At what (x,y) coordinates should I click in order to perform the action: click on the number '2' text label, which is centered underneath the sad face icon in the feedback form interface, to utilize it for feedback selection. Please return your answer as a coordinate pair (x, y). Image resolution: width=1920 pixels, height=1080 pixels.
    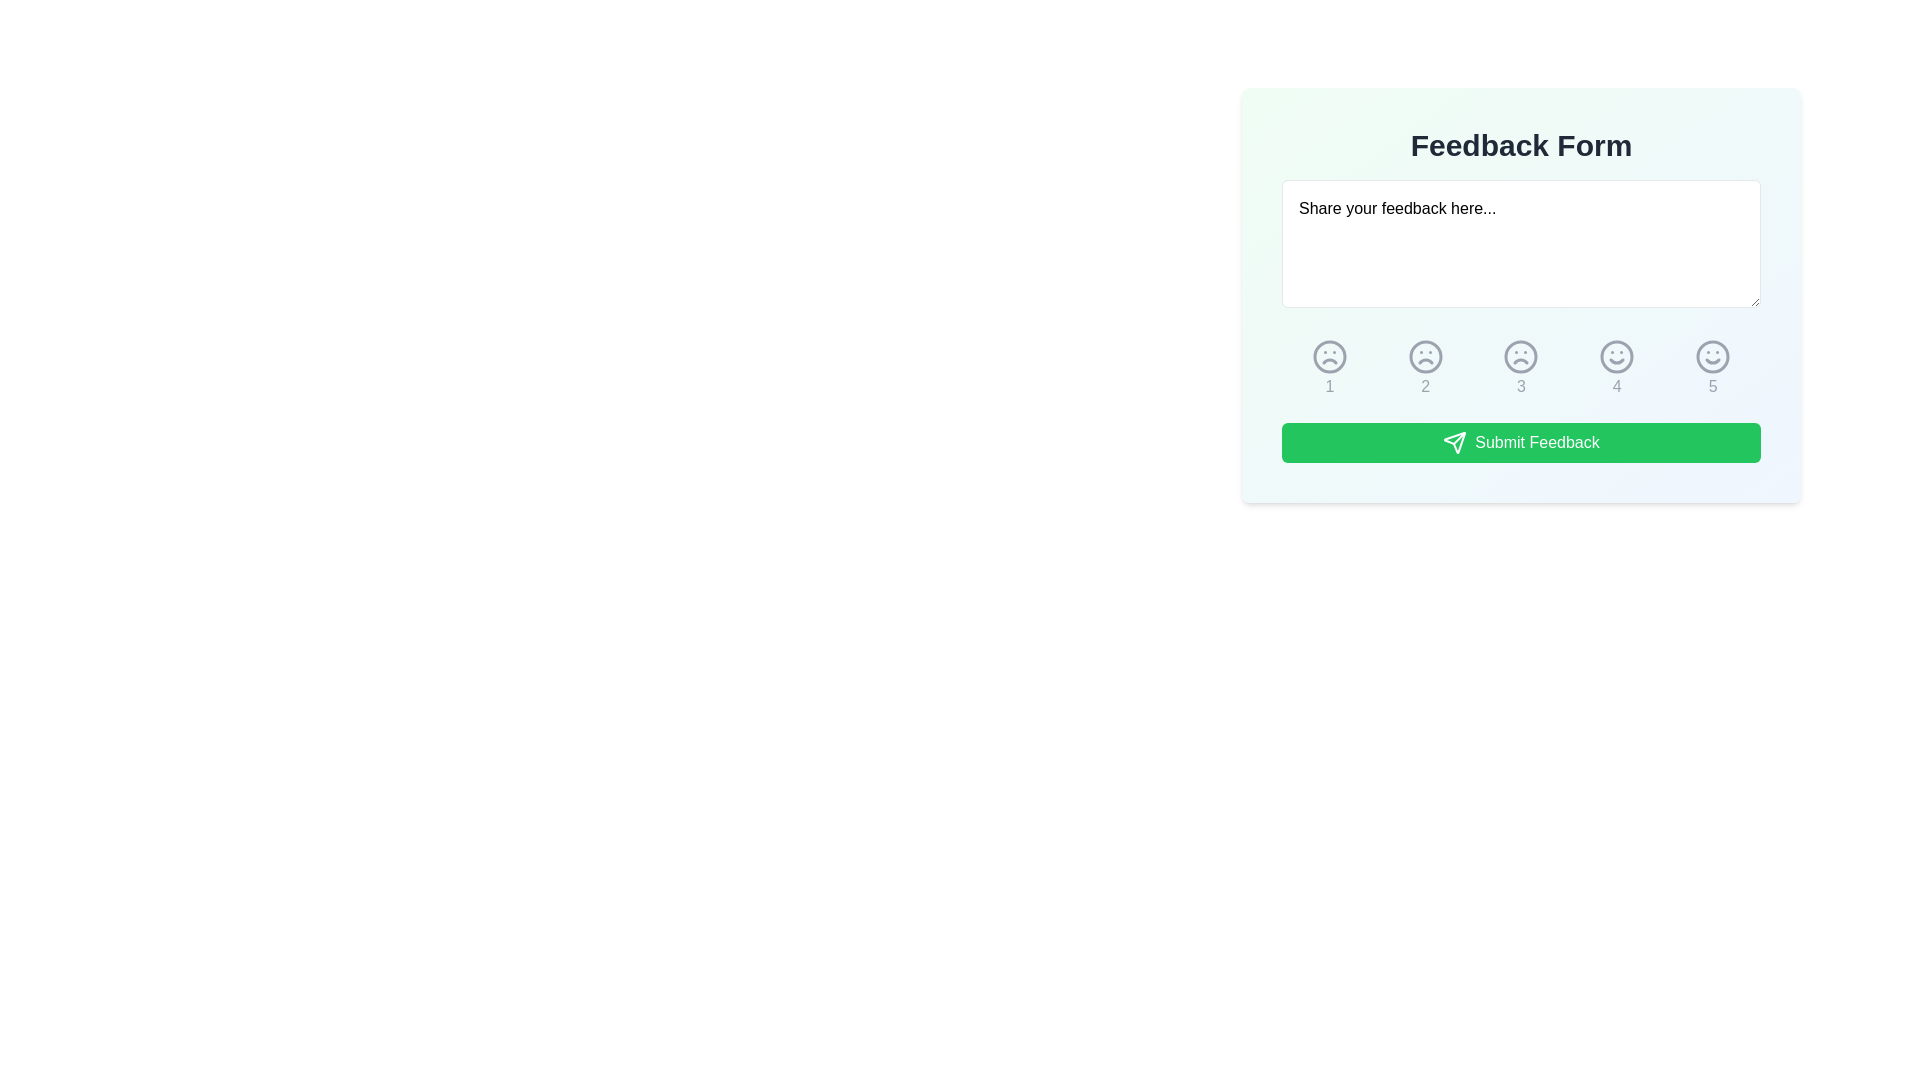
    Looking at the image, I should click on (1424, 386).